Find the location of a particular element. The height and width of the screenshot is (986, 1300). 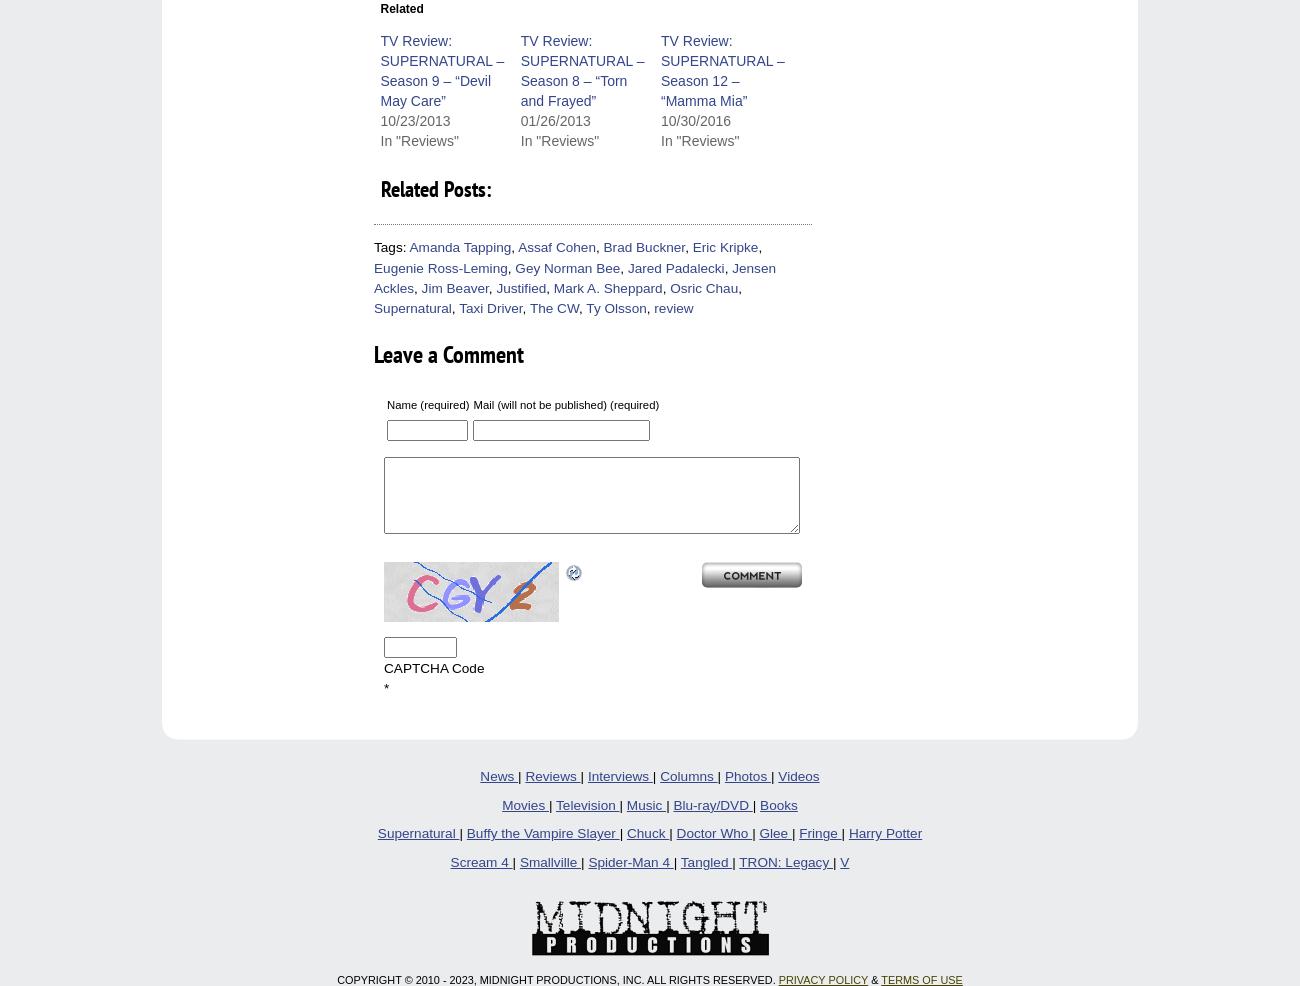

'review' is located at coordinates (672, 308).